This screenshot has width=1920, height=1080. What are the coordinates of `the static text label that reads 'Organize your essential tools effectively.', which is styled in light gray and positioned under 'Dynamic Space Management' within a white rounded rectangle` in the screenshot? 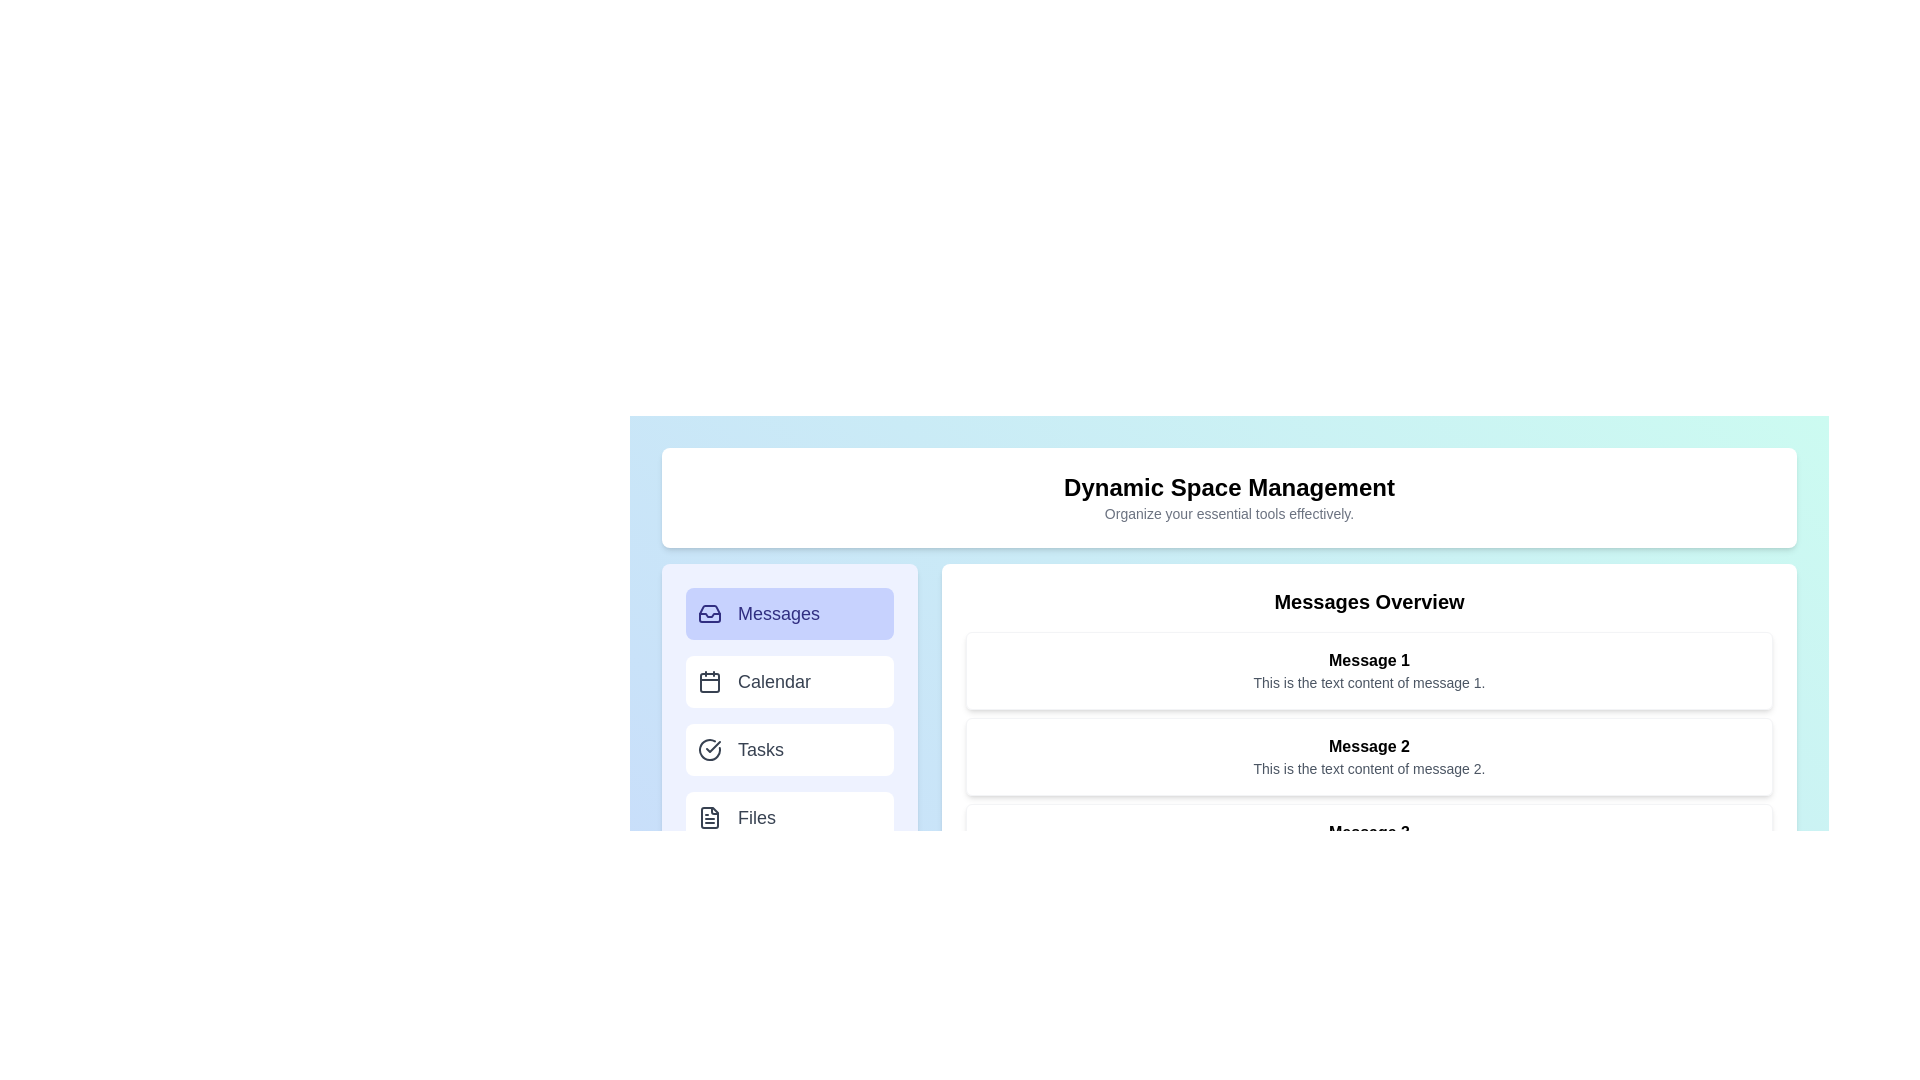 It's located at (1228, 512).